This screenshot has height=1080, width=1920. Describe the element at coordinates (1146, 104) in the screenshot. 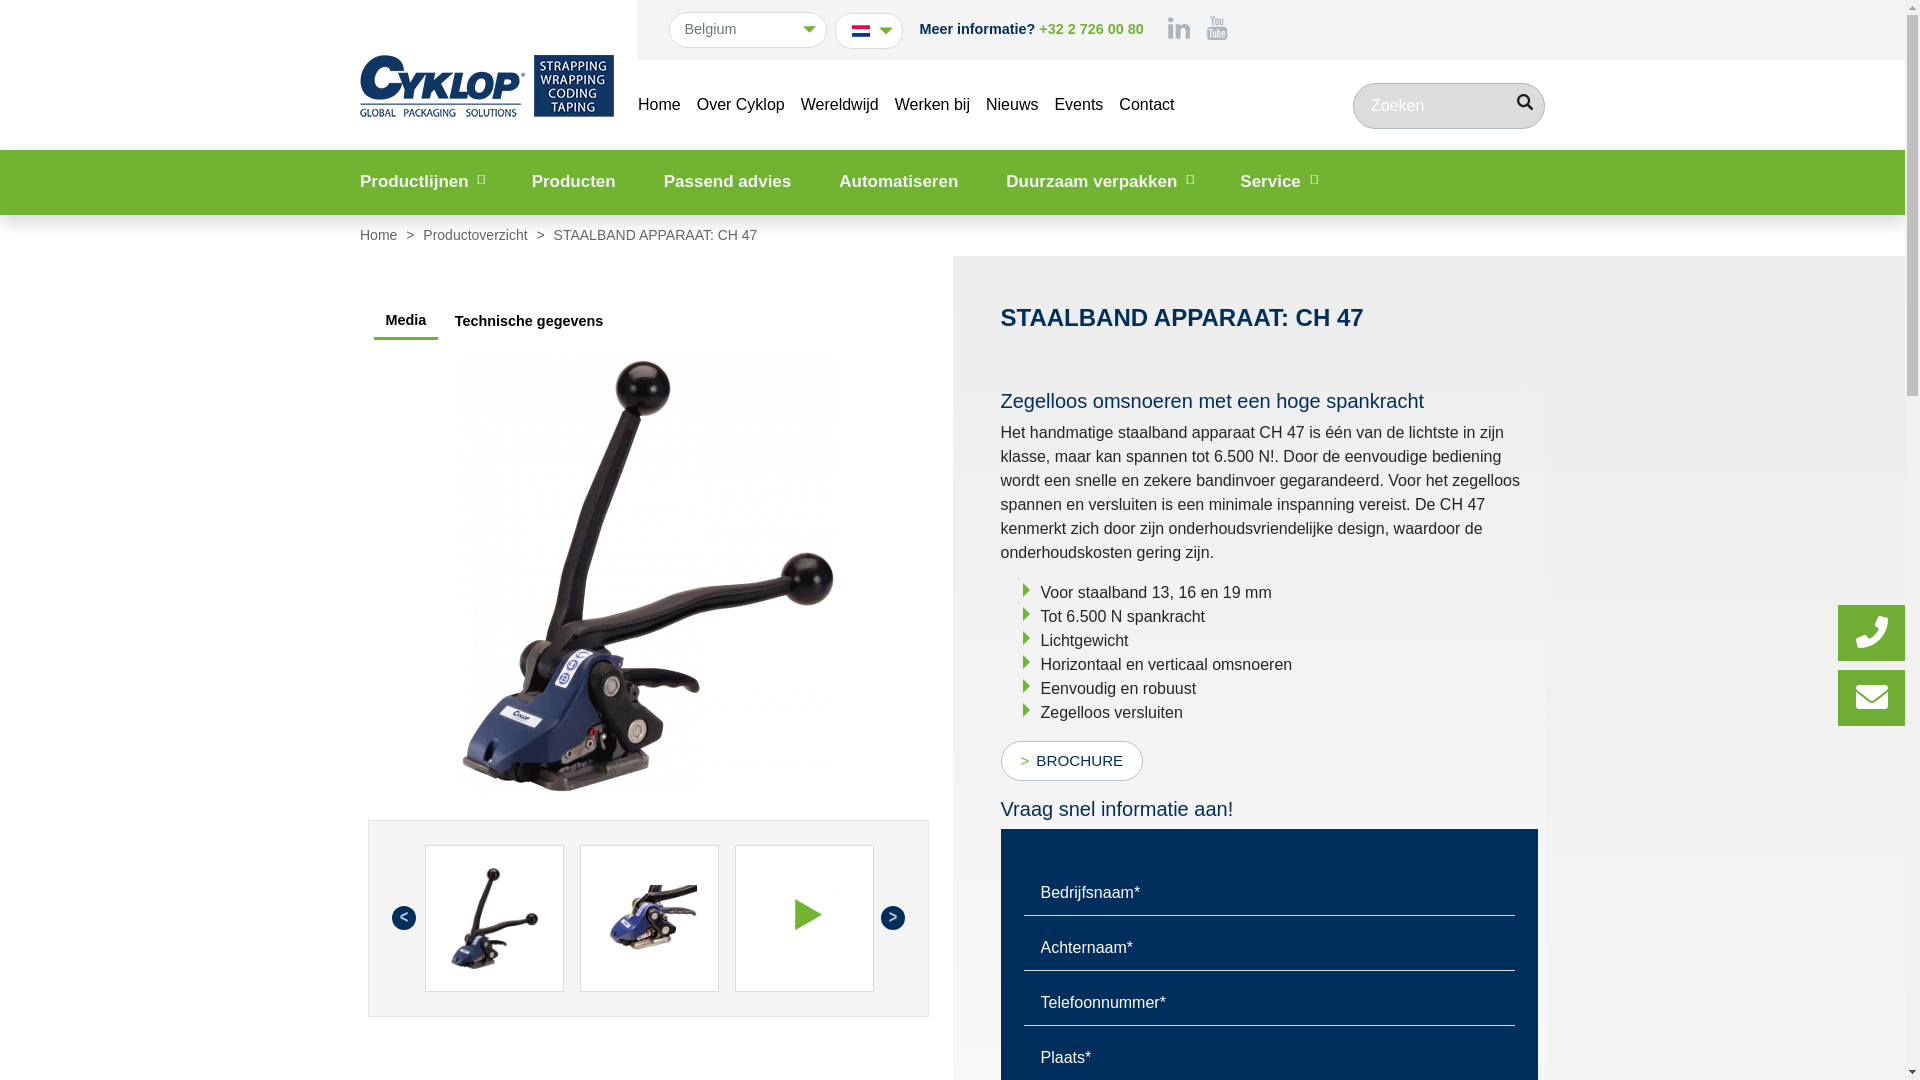

I see `'Contact'` at that location.